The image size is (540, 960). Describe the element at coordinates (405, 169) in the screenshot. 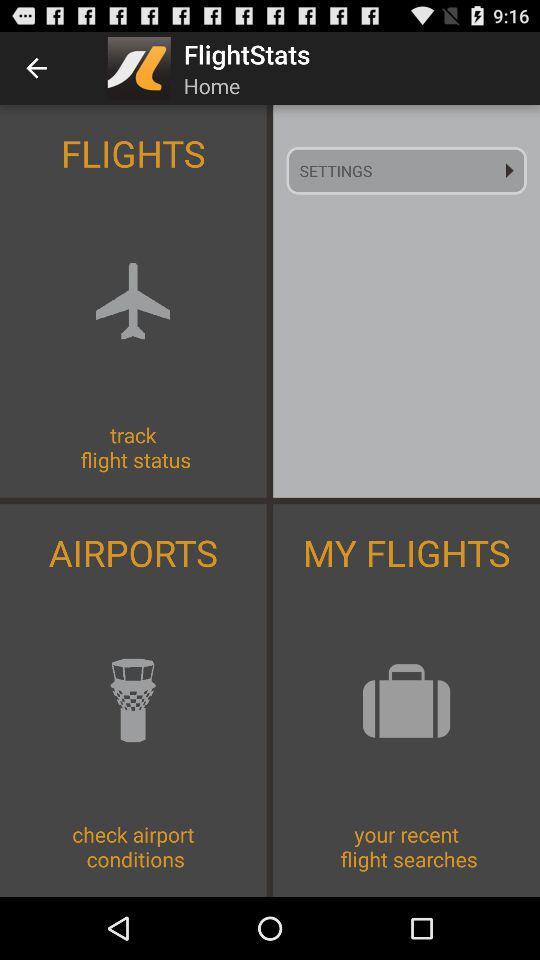

I see `settings` at that location.